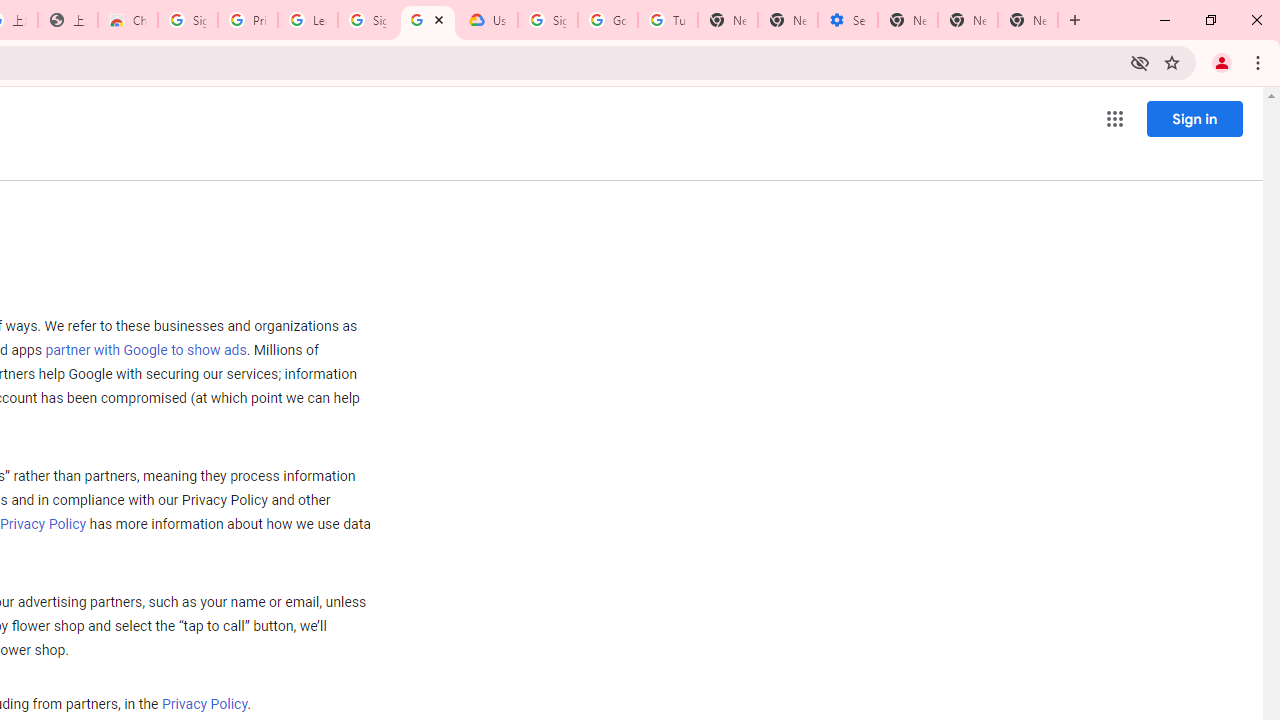 Image resolution: width=1280 pixels, height=720 pixels. What do you see at coordinates (1028, 20) in the screenshot?
I see `'New Tab'` at bounding box center [1028, 20].